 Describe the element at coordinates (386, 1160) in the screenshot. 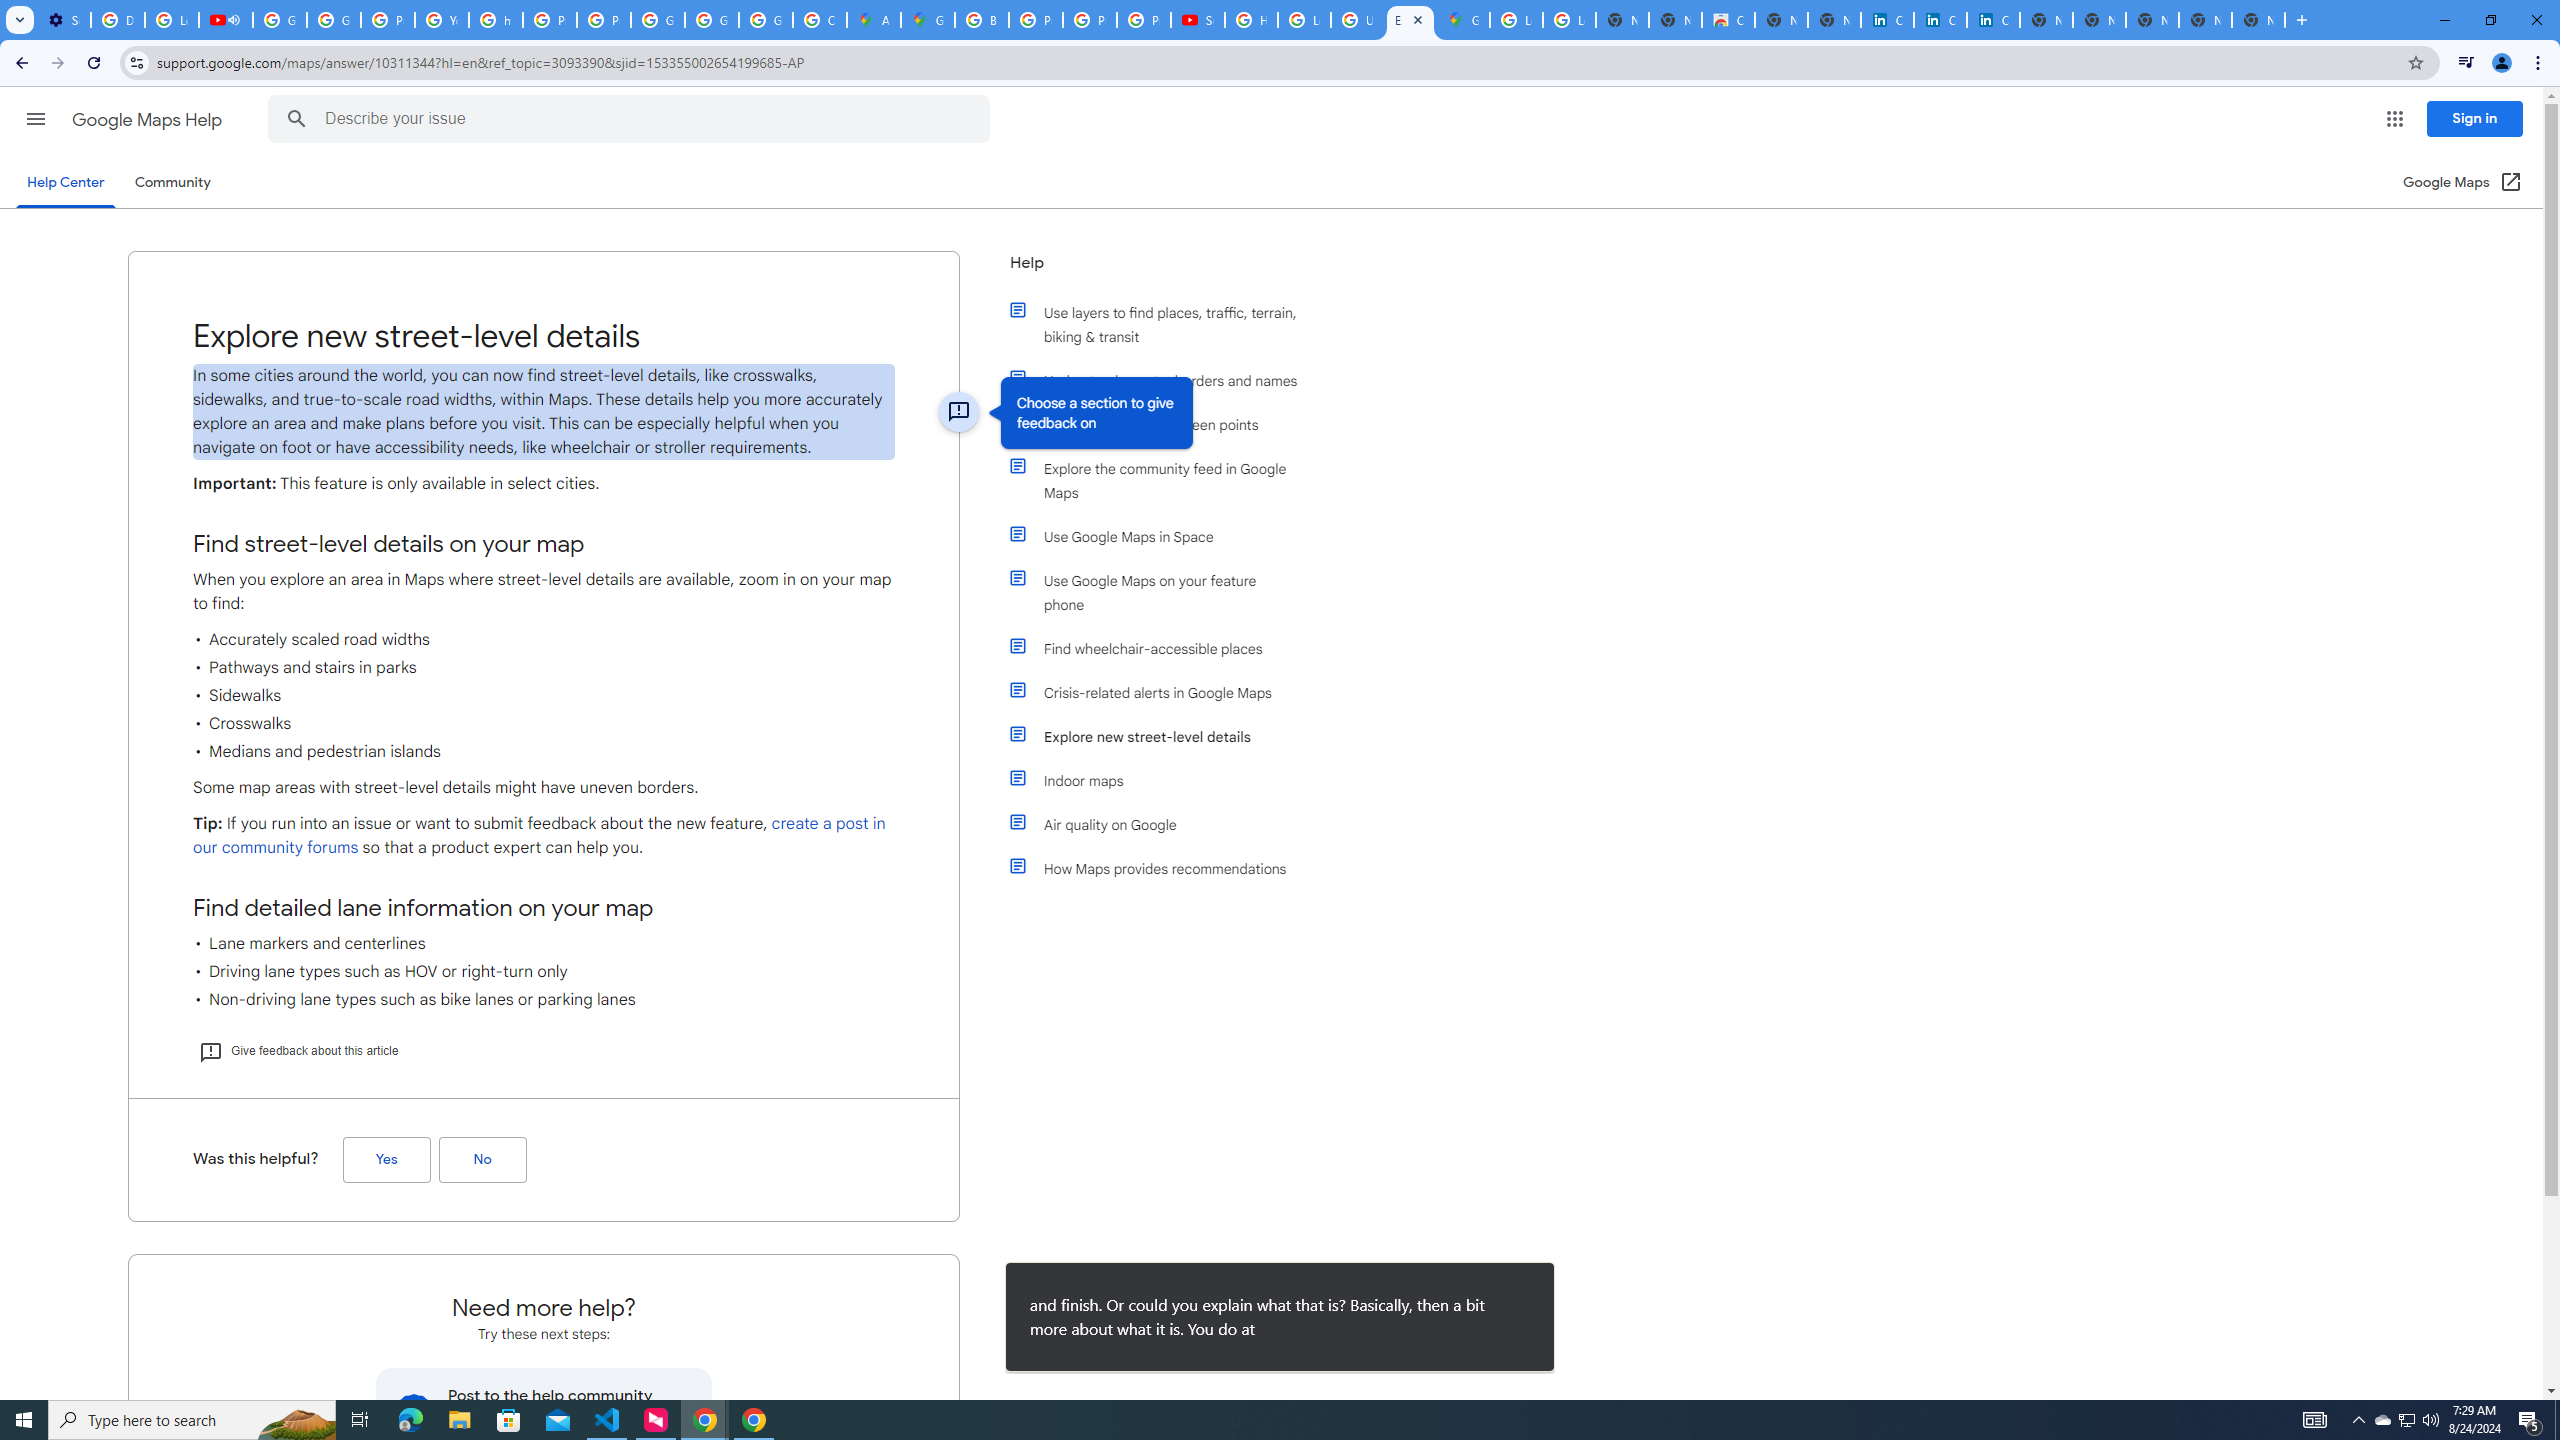

I see `'Yes (Was this helpful?)'` at that location.